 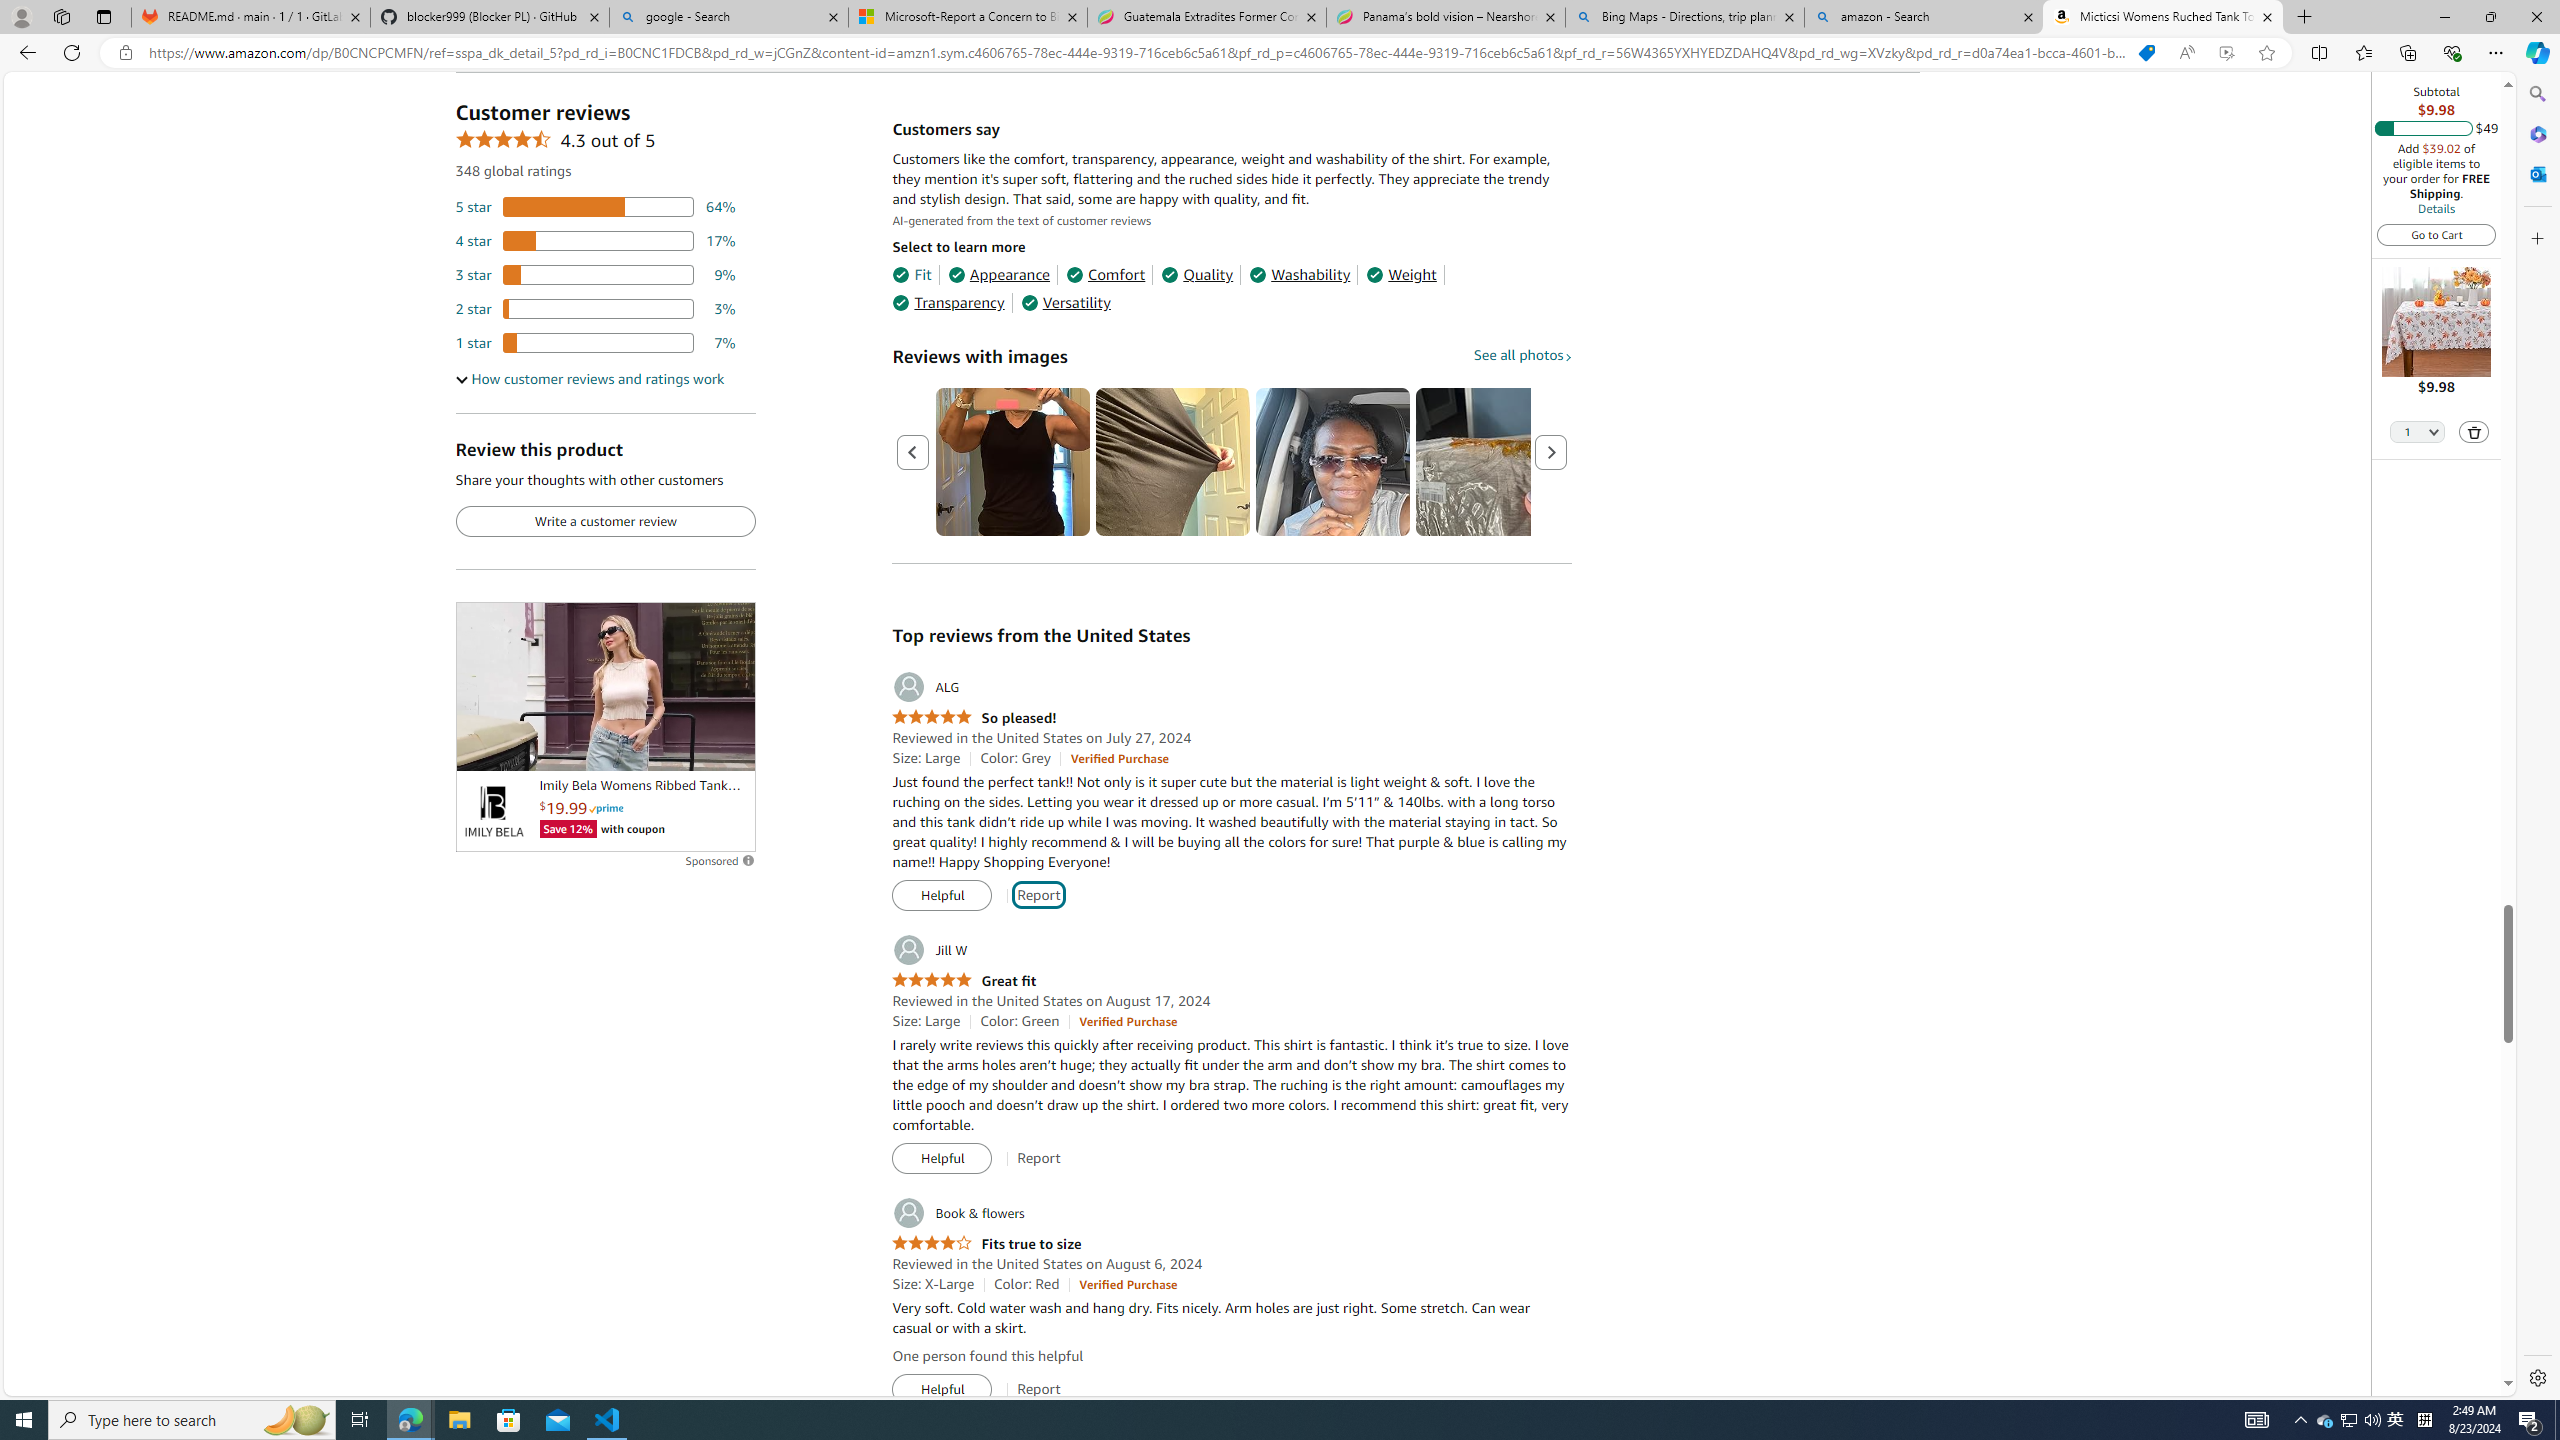 What do you see at coordinates (974, 717) in the screenshot?
I see `'5.0 out of 5 stars So pleased!'` at bounding box center [974, 717].